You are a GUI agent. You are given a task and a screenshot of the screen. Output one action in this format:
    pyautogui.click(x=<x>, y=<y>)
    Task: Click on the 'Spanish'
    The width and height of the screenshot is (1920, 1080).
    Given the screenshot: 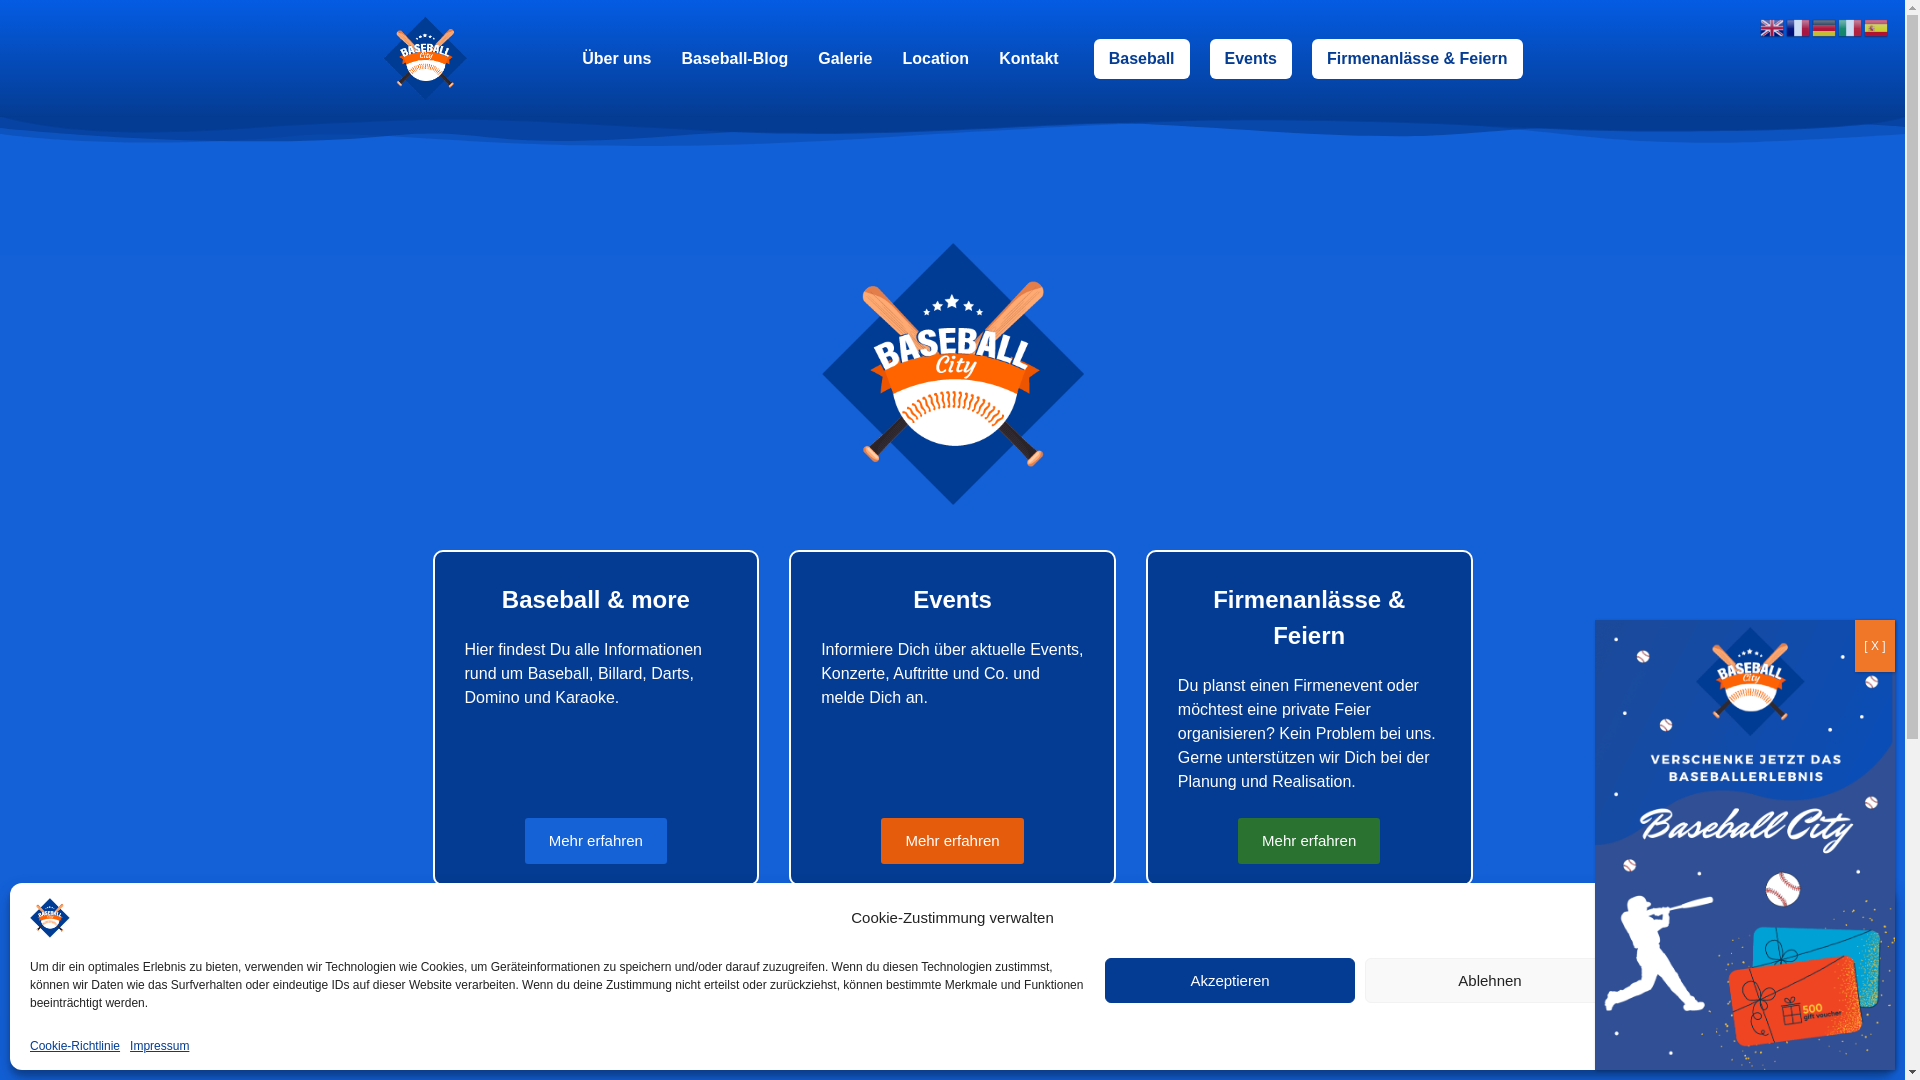 What is the action you would take?
    pyautogui.click(x=1875, y=26)
    